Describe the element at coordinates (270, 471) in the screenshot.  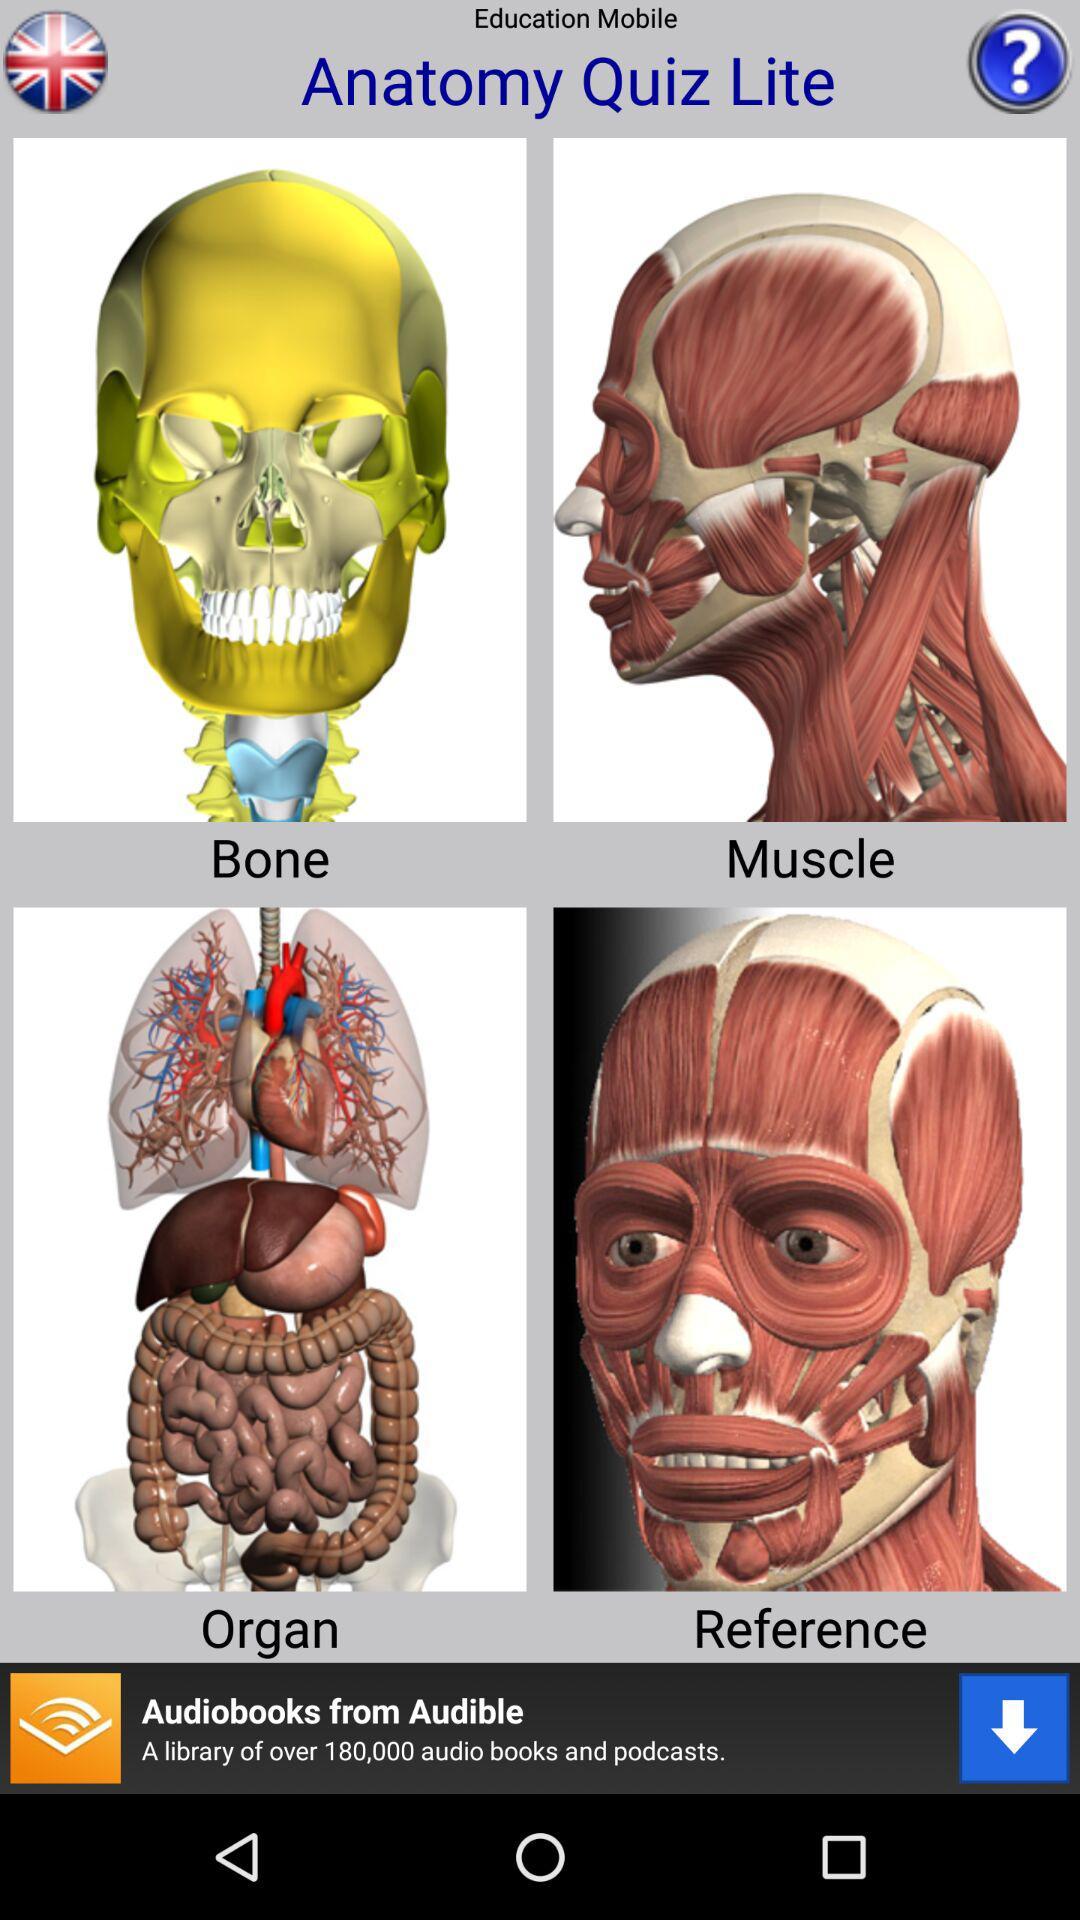
I see `bone quis selection` at that location.